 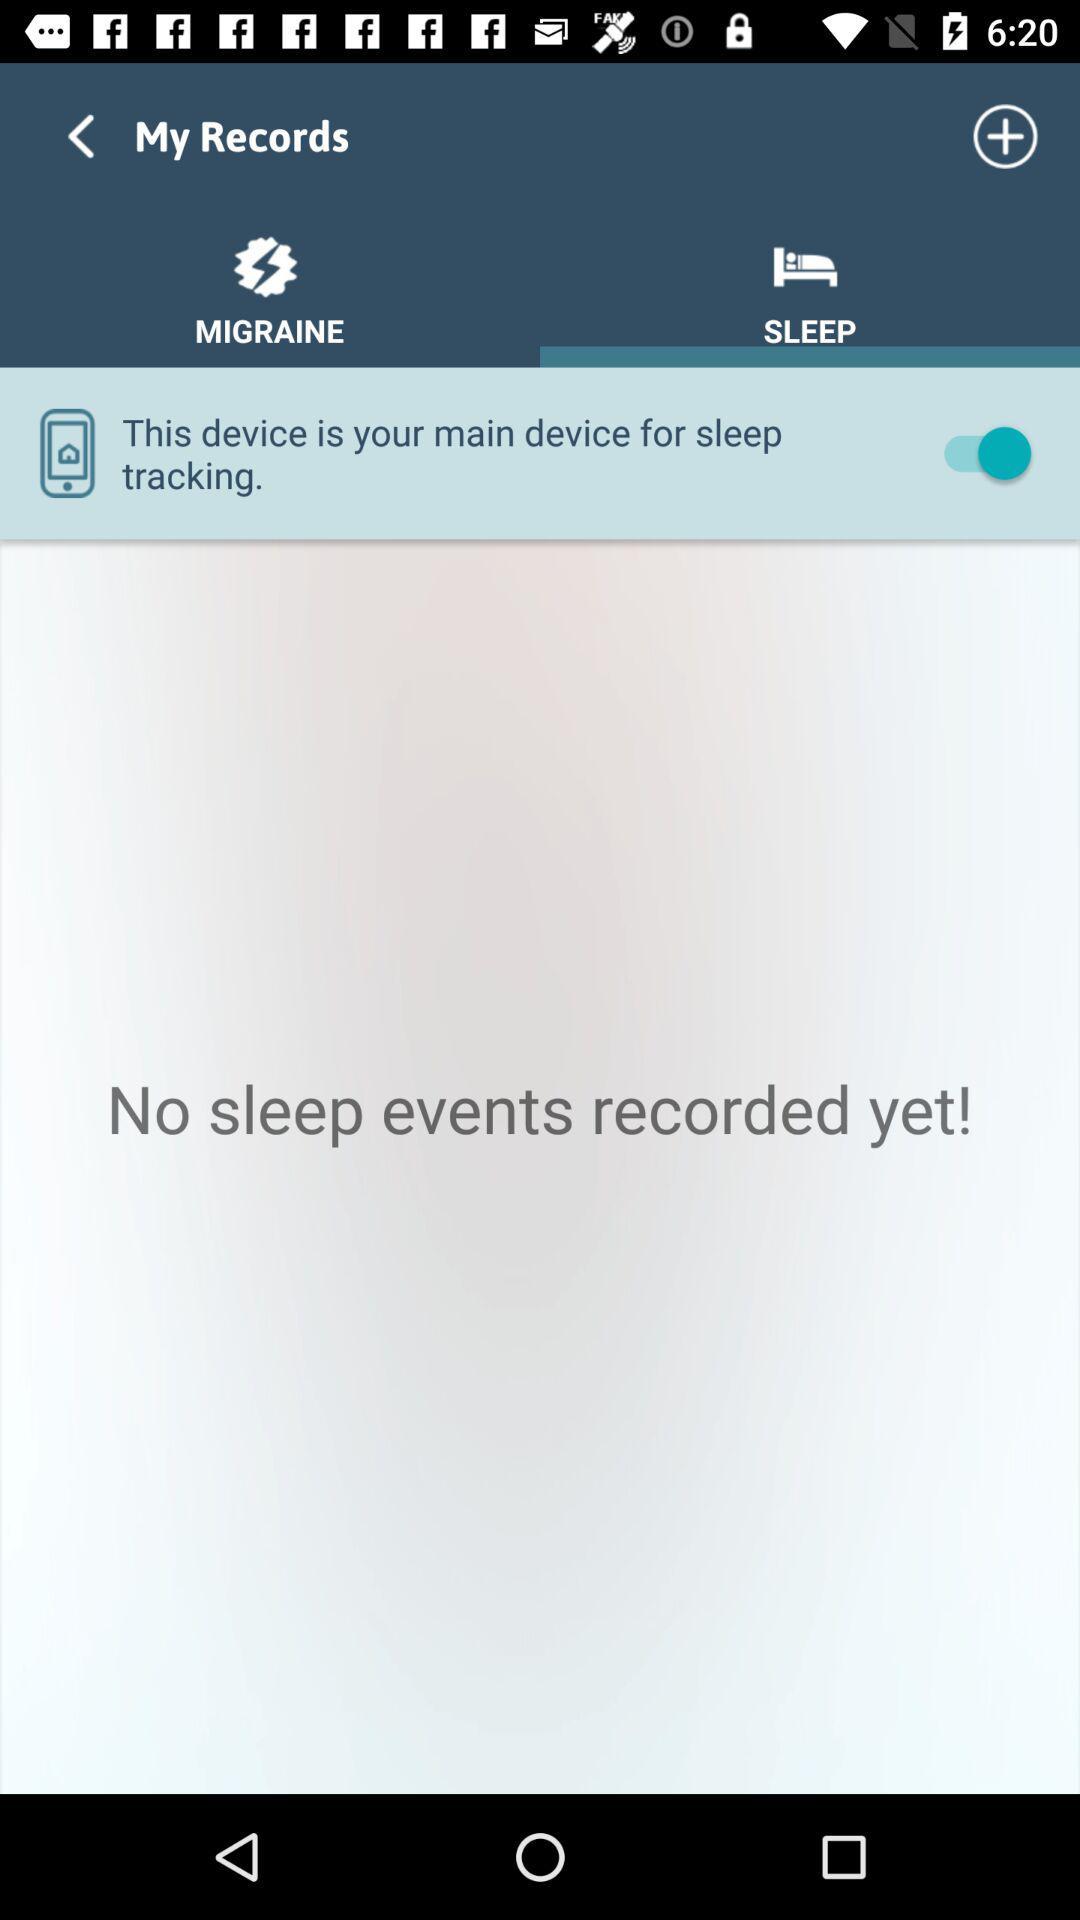 What do you see at coordinates (540, 1166) in the screenshot?
I see `no sleep events` at bounding box center [540, 1166].